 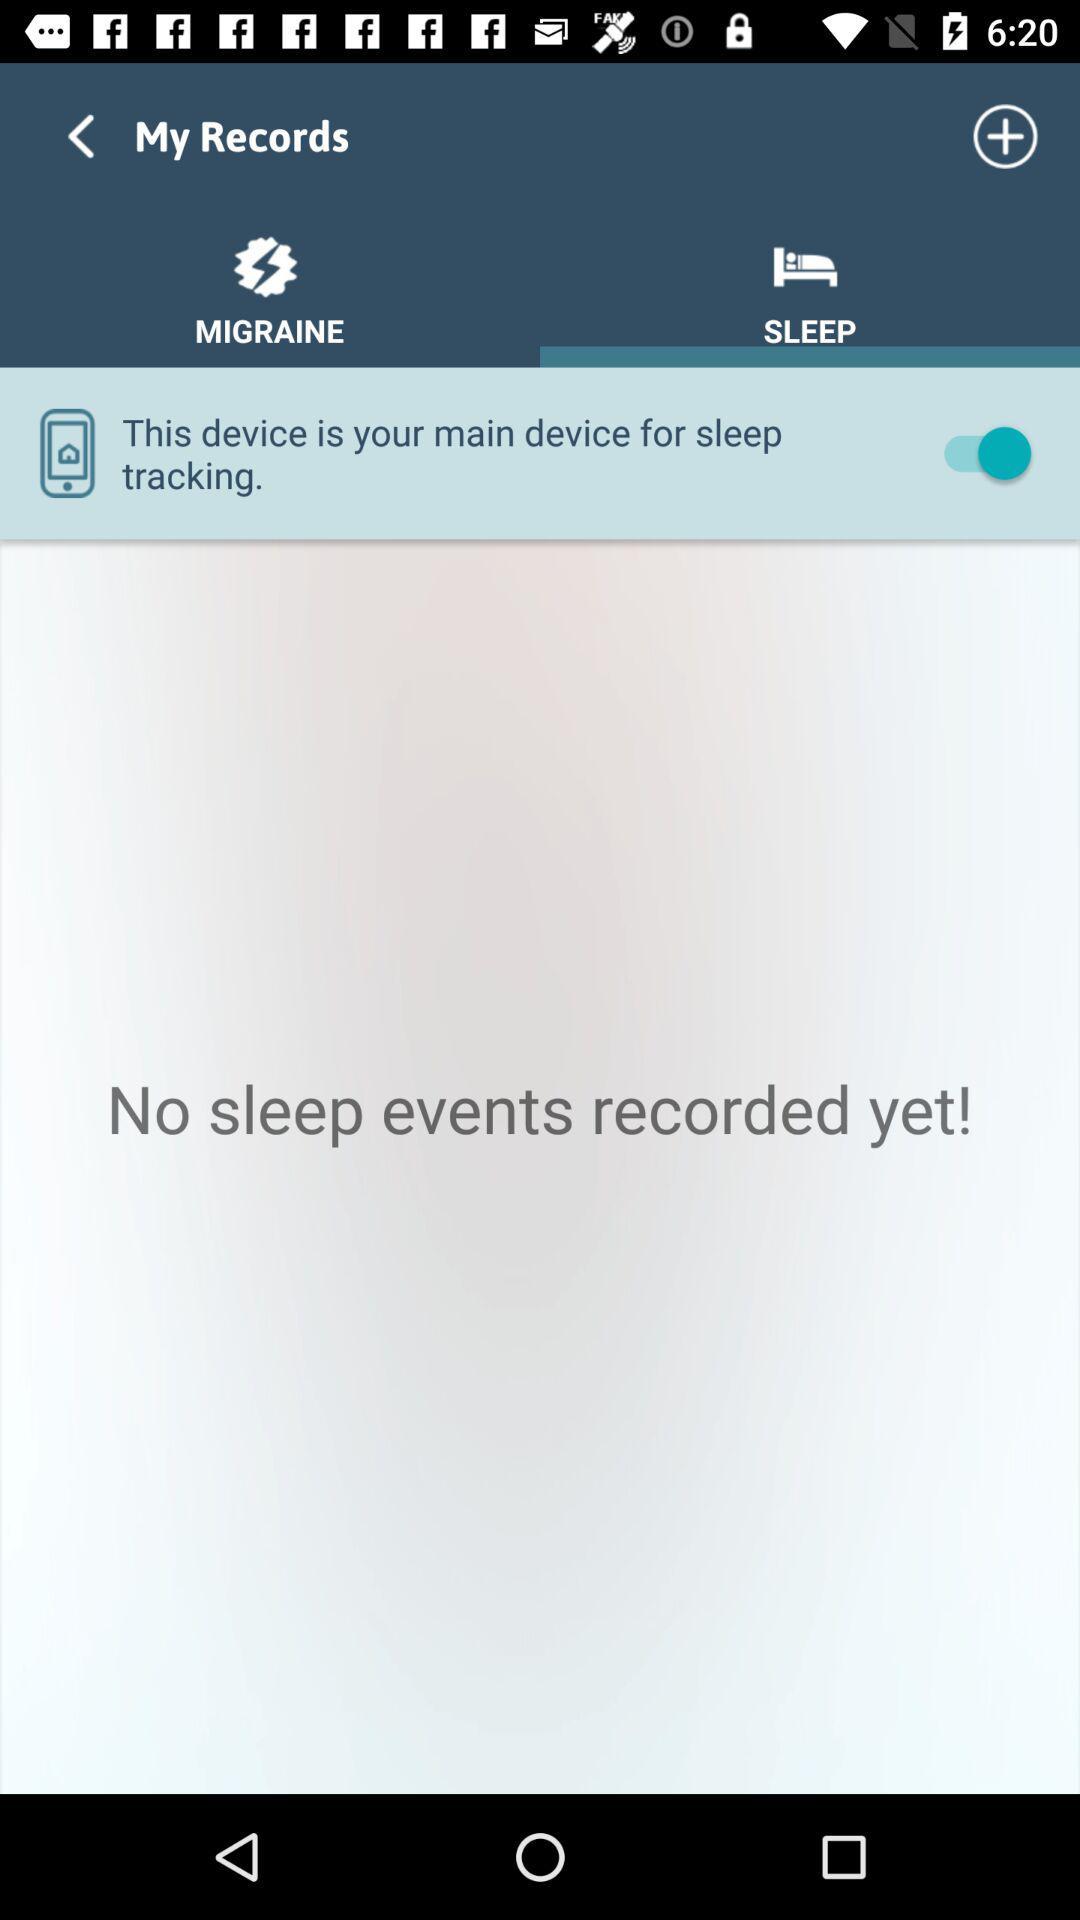 What do you see at coordinates (540, 1166) in the screenshot?
I see `no sleep events` at bounding box center [540, 1166].